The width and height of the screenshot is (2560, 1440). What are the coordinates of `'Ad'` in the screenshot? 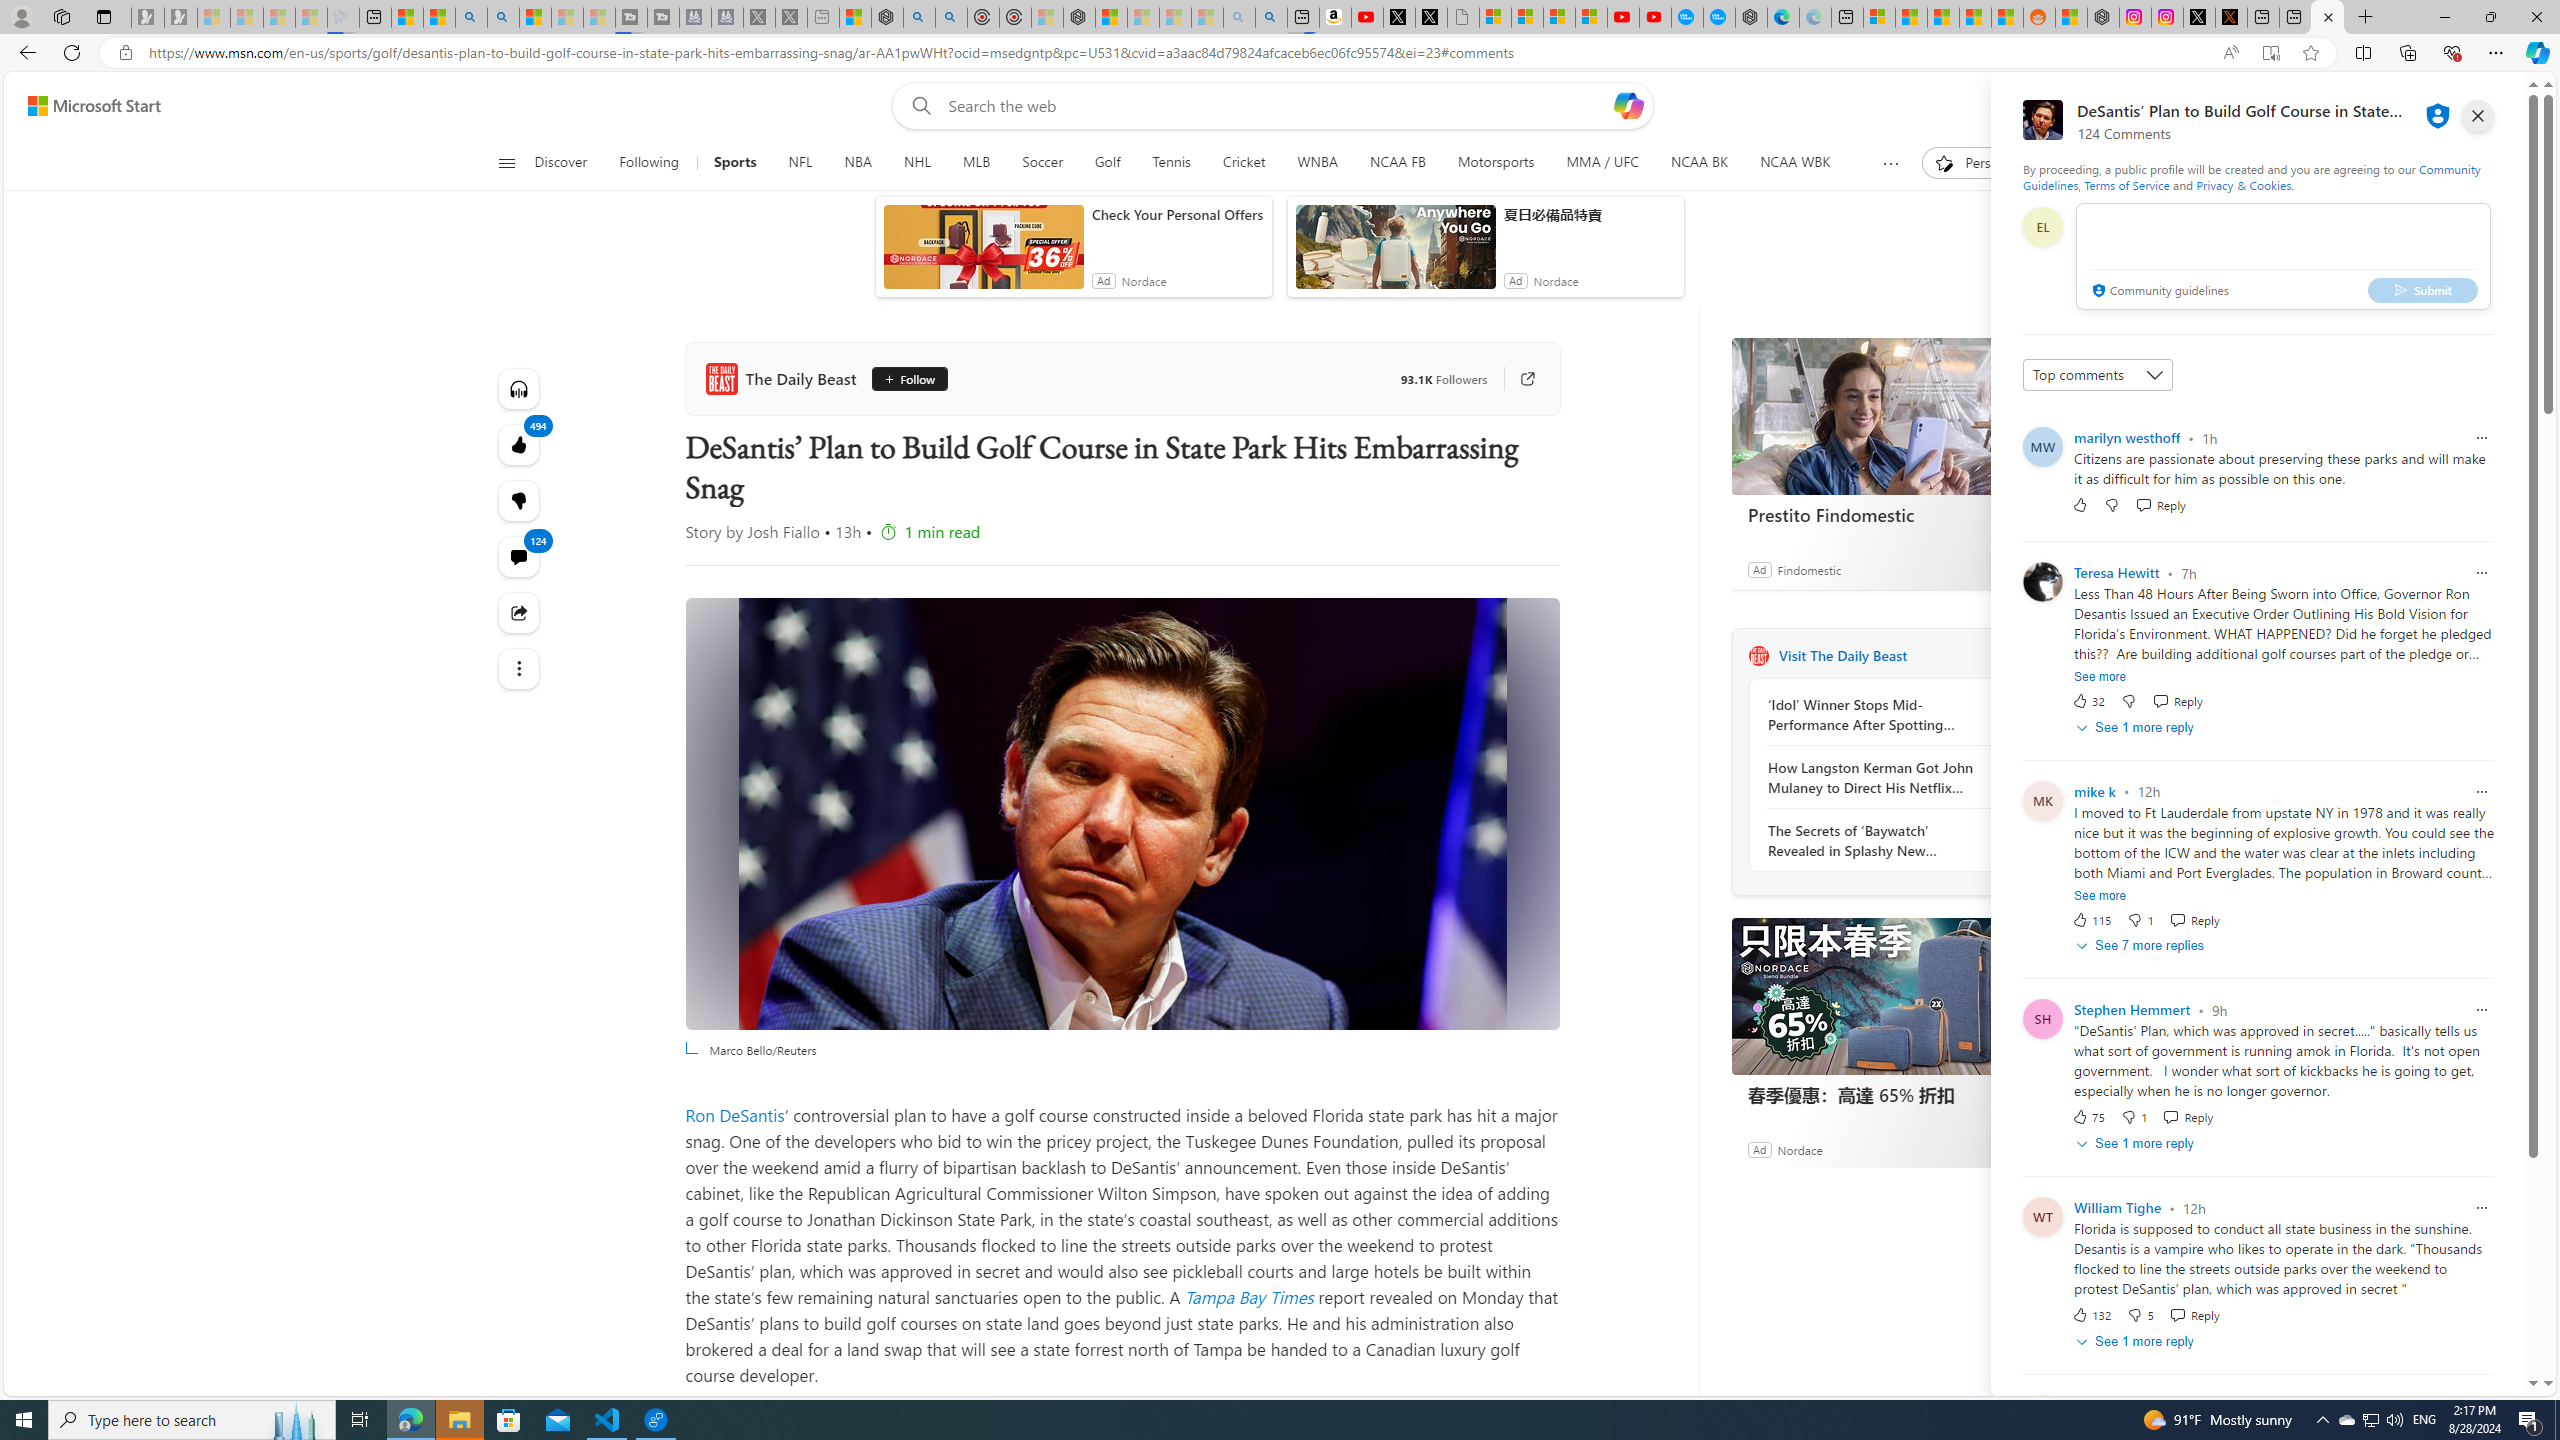 It's located at (1757, 1148).